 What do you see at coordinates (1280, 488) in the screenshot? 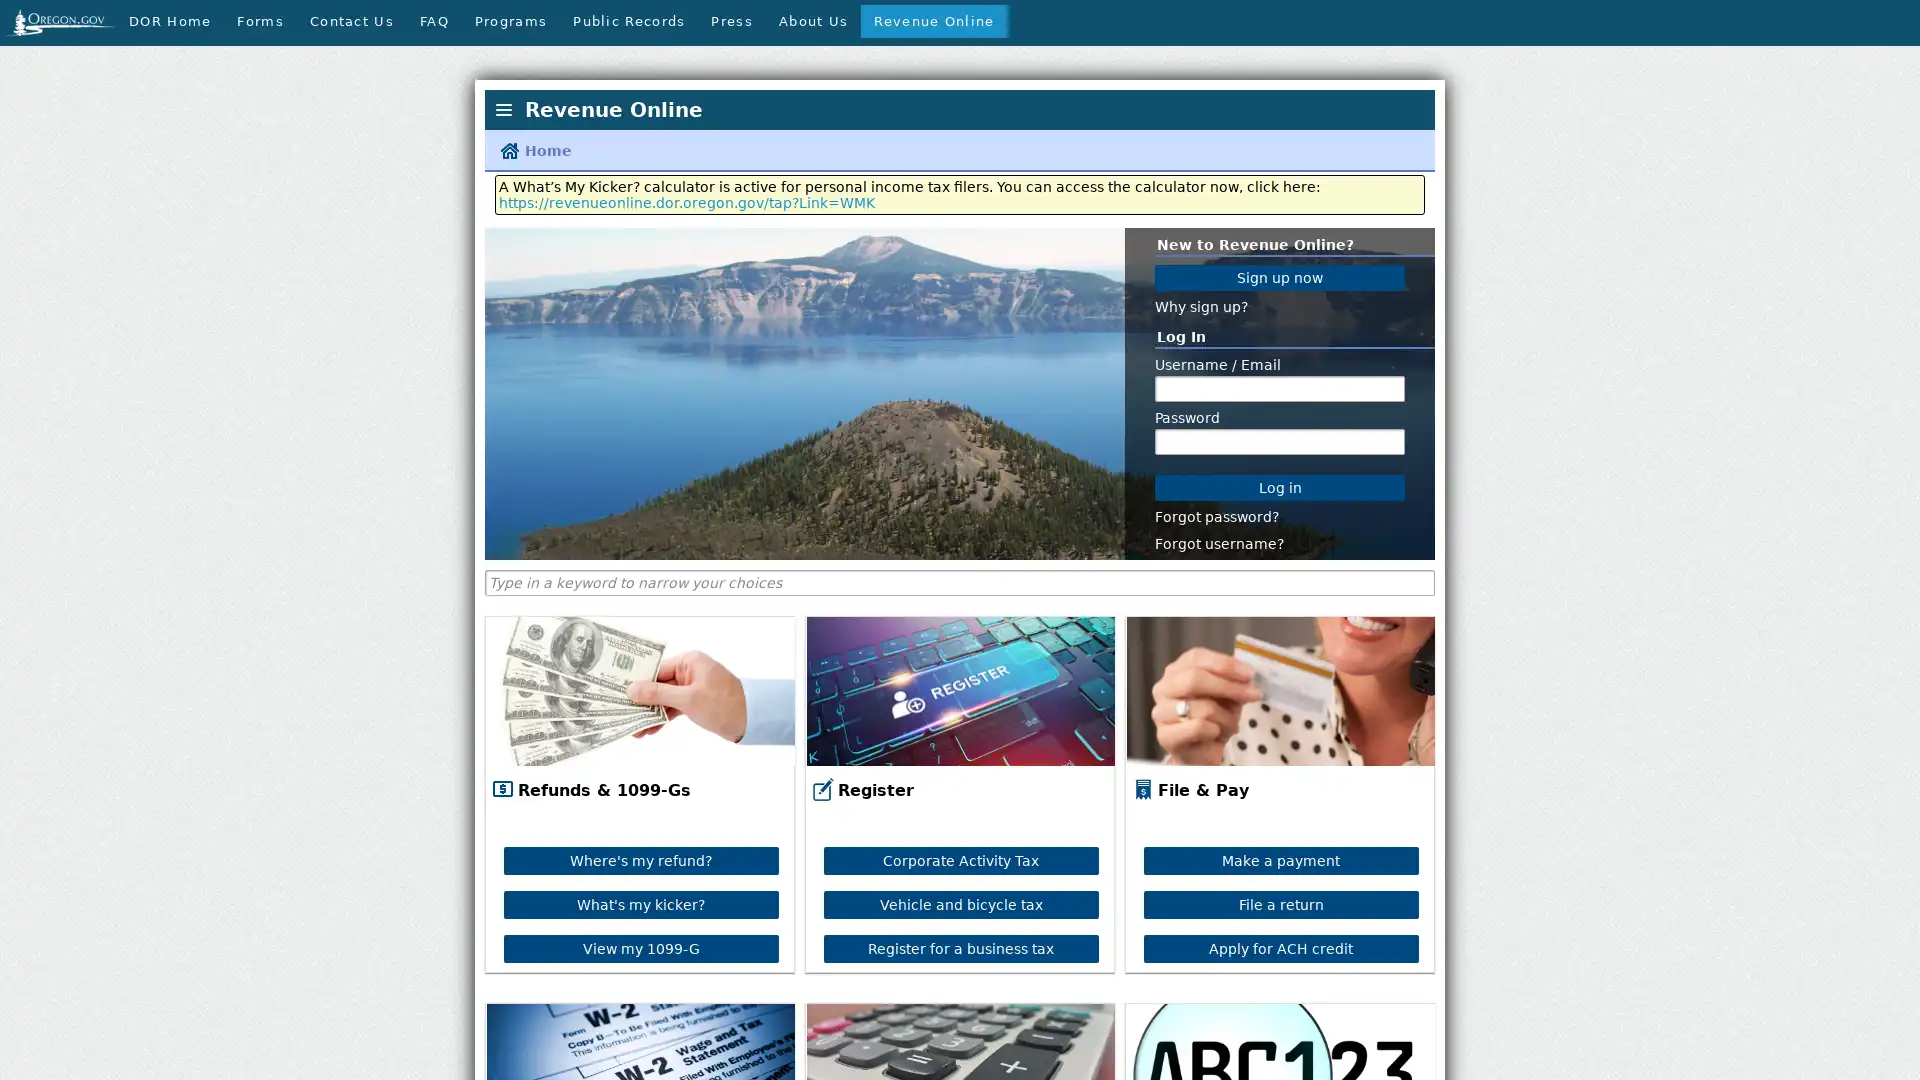
I see `Log in` at bounding box center [1280, 488].